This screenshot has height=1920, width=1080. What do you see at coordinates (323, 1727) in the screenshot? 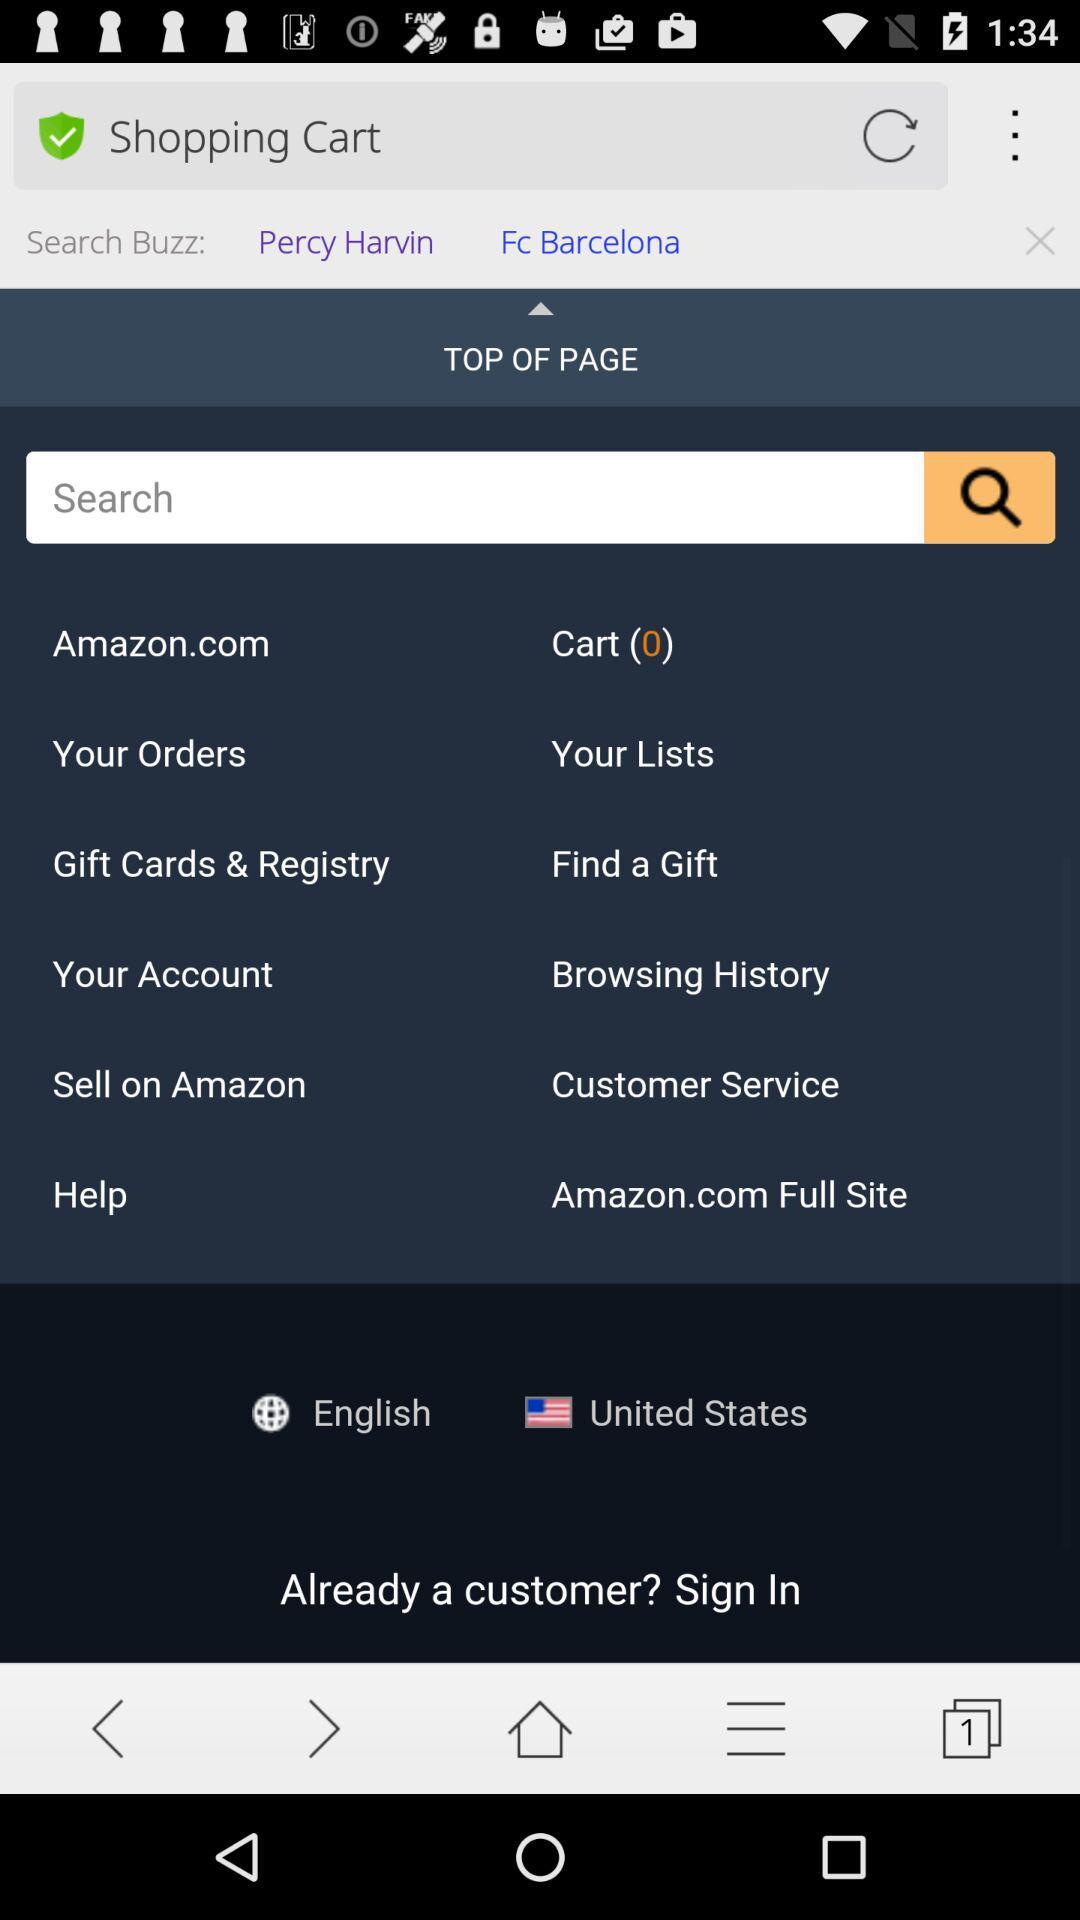
I see `forward` at bounding box center [323, 1727].